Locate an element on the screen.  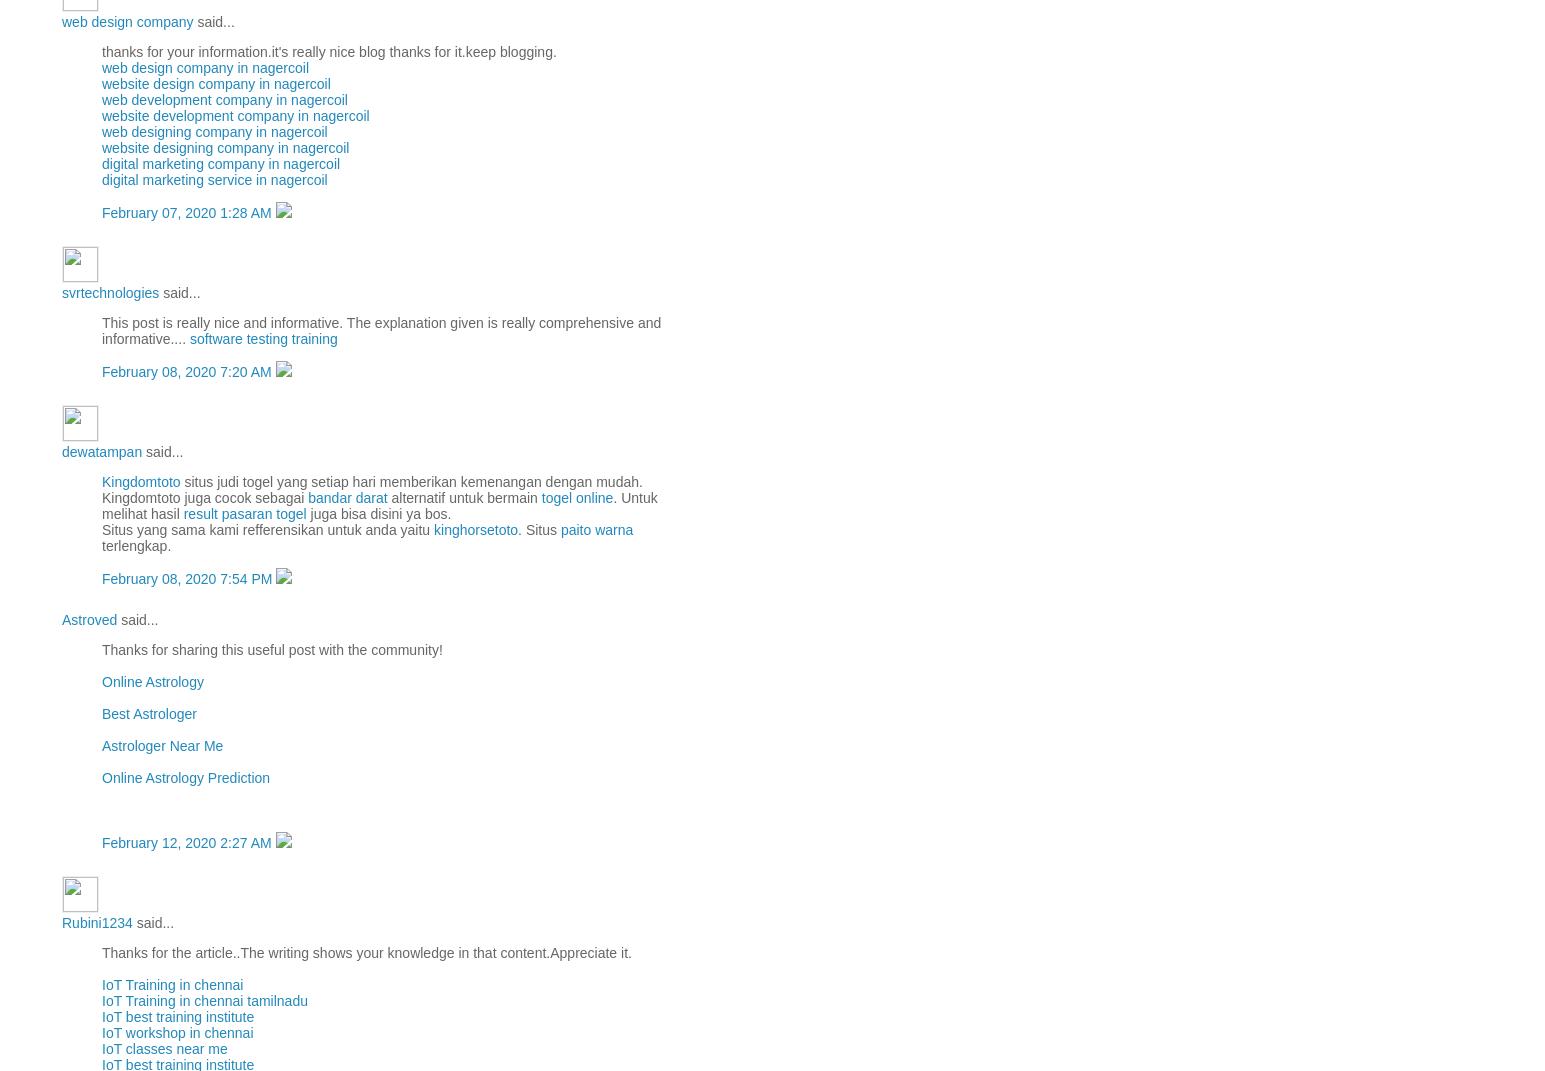
'Rubini1234' is located at coordinates (96, 921).